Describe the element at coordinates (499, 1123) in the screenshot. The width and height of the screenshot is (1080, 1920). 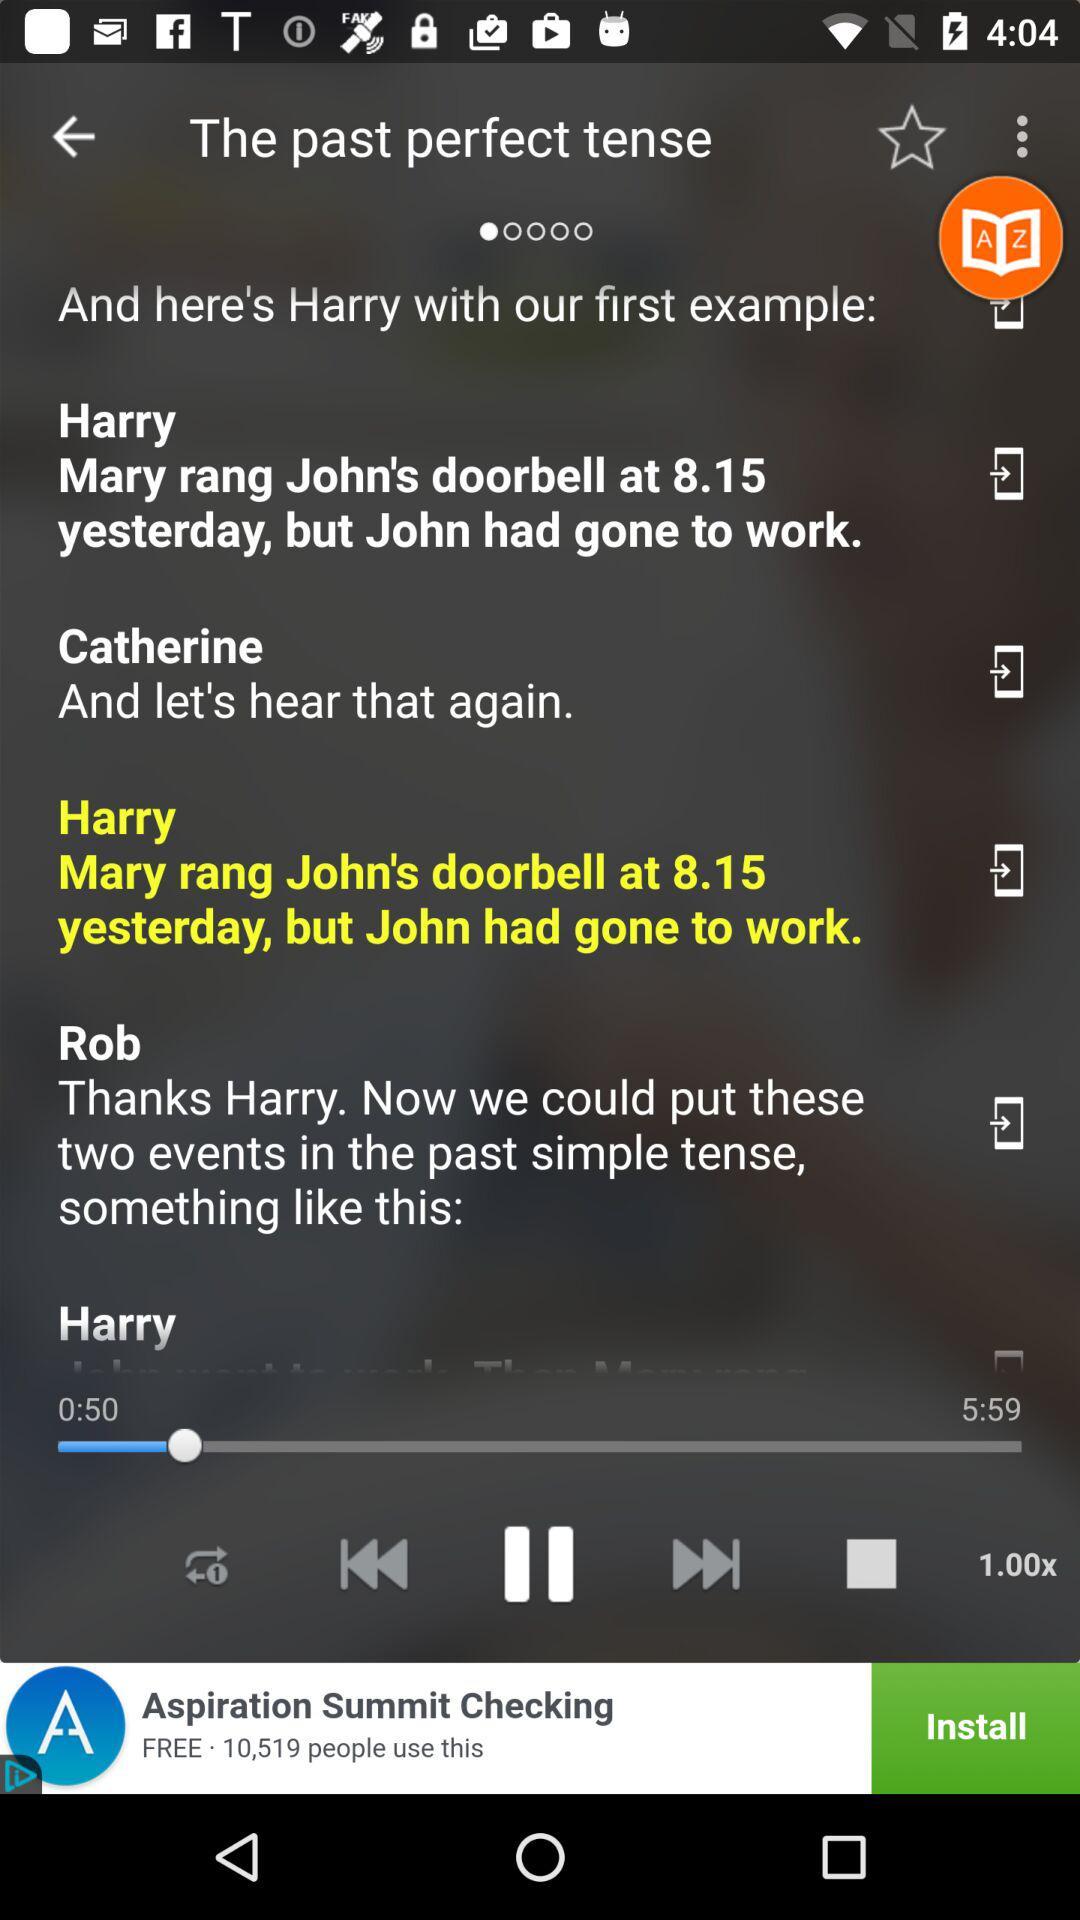
I see `the rob thanks harry` at that location.